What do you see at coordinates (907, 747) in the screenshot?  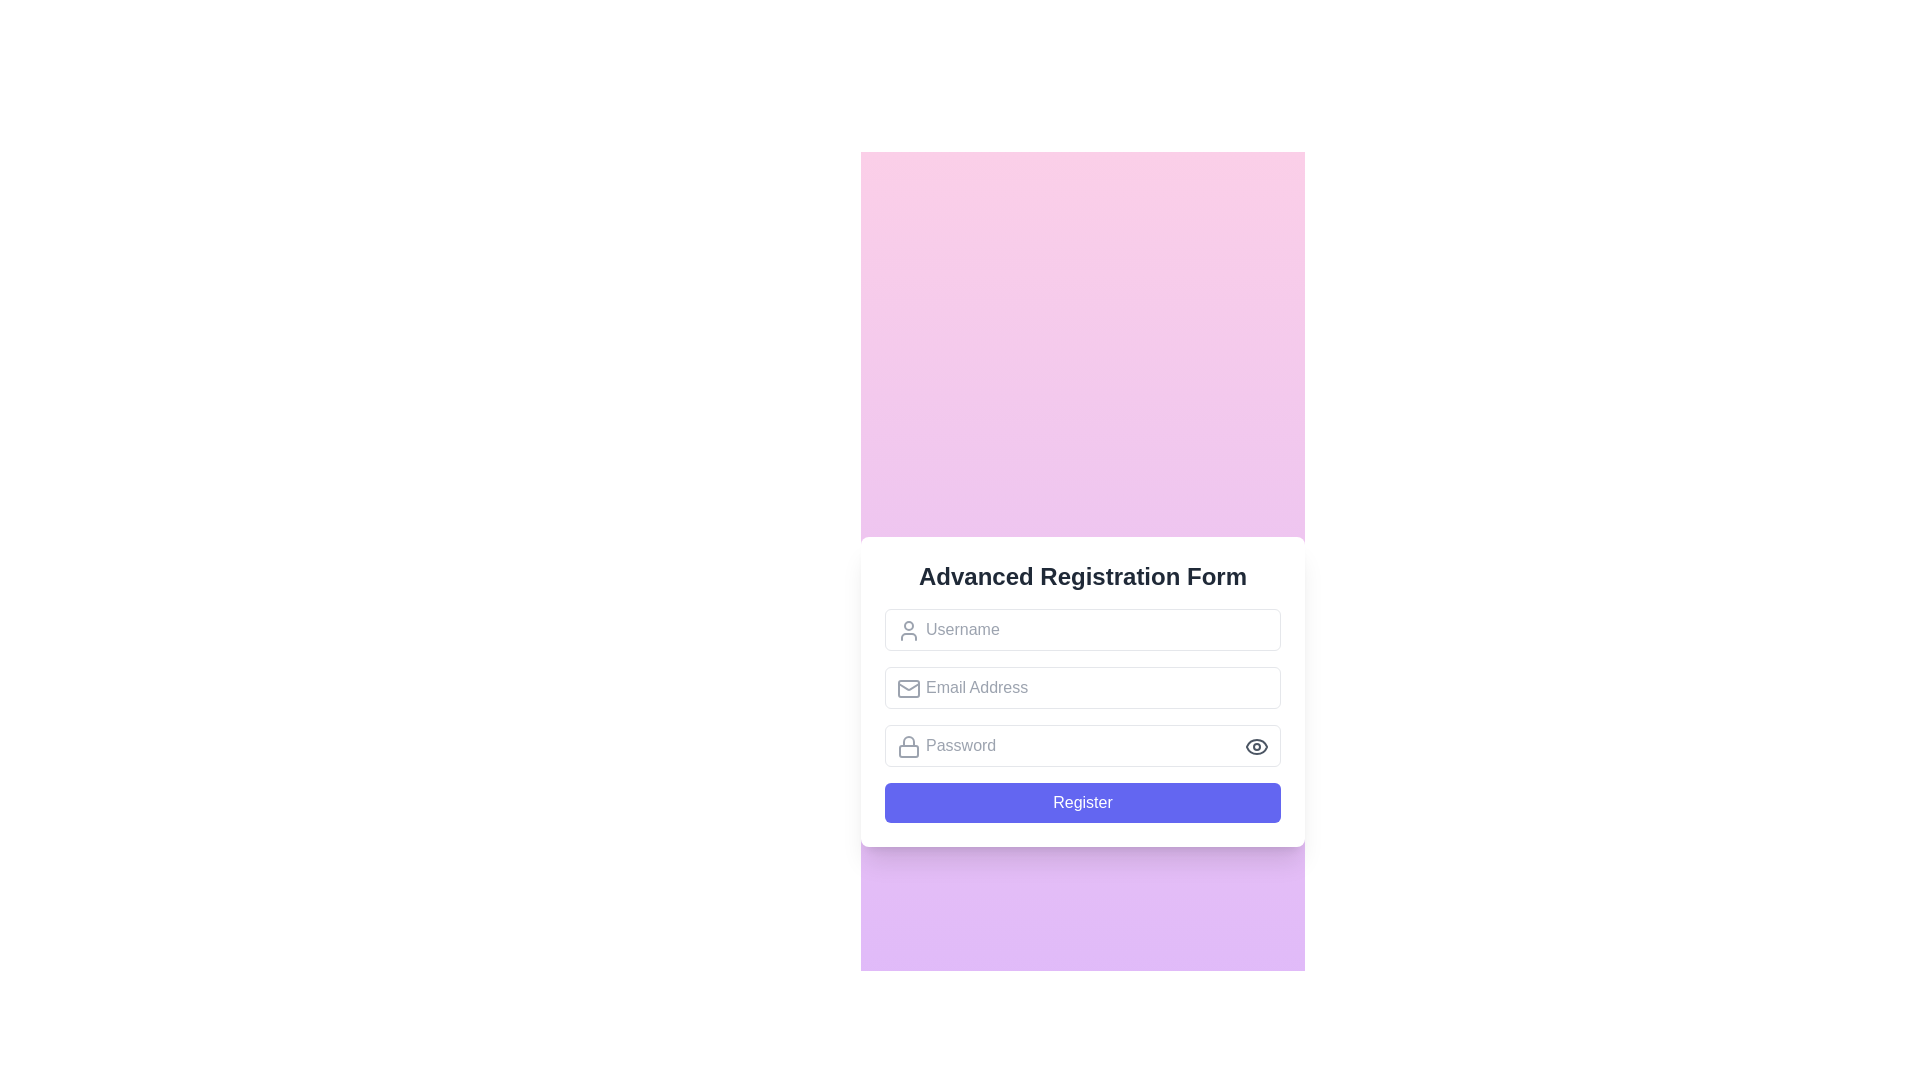 I see `the security icon located at the left side of the password input field, which symbolizes security or password protection` at bounding box center [907, 747].